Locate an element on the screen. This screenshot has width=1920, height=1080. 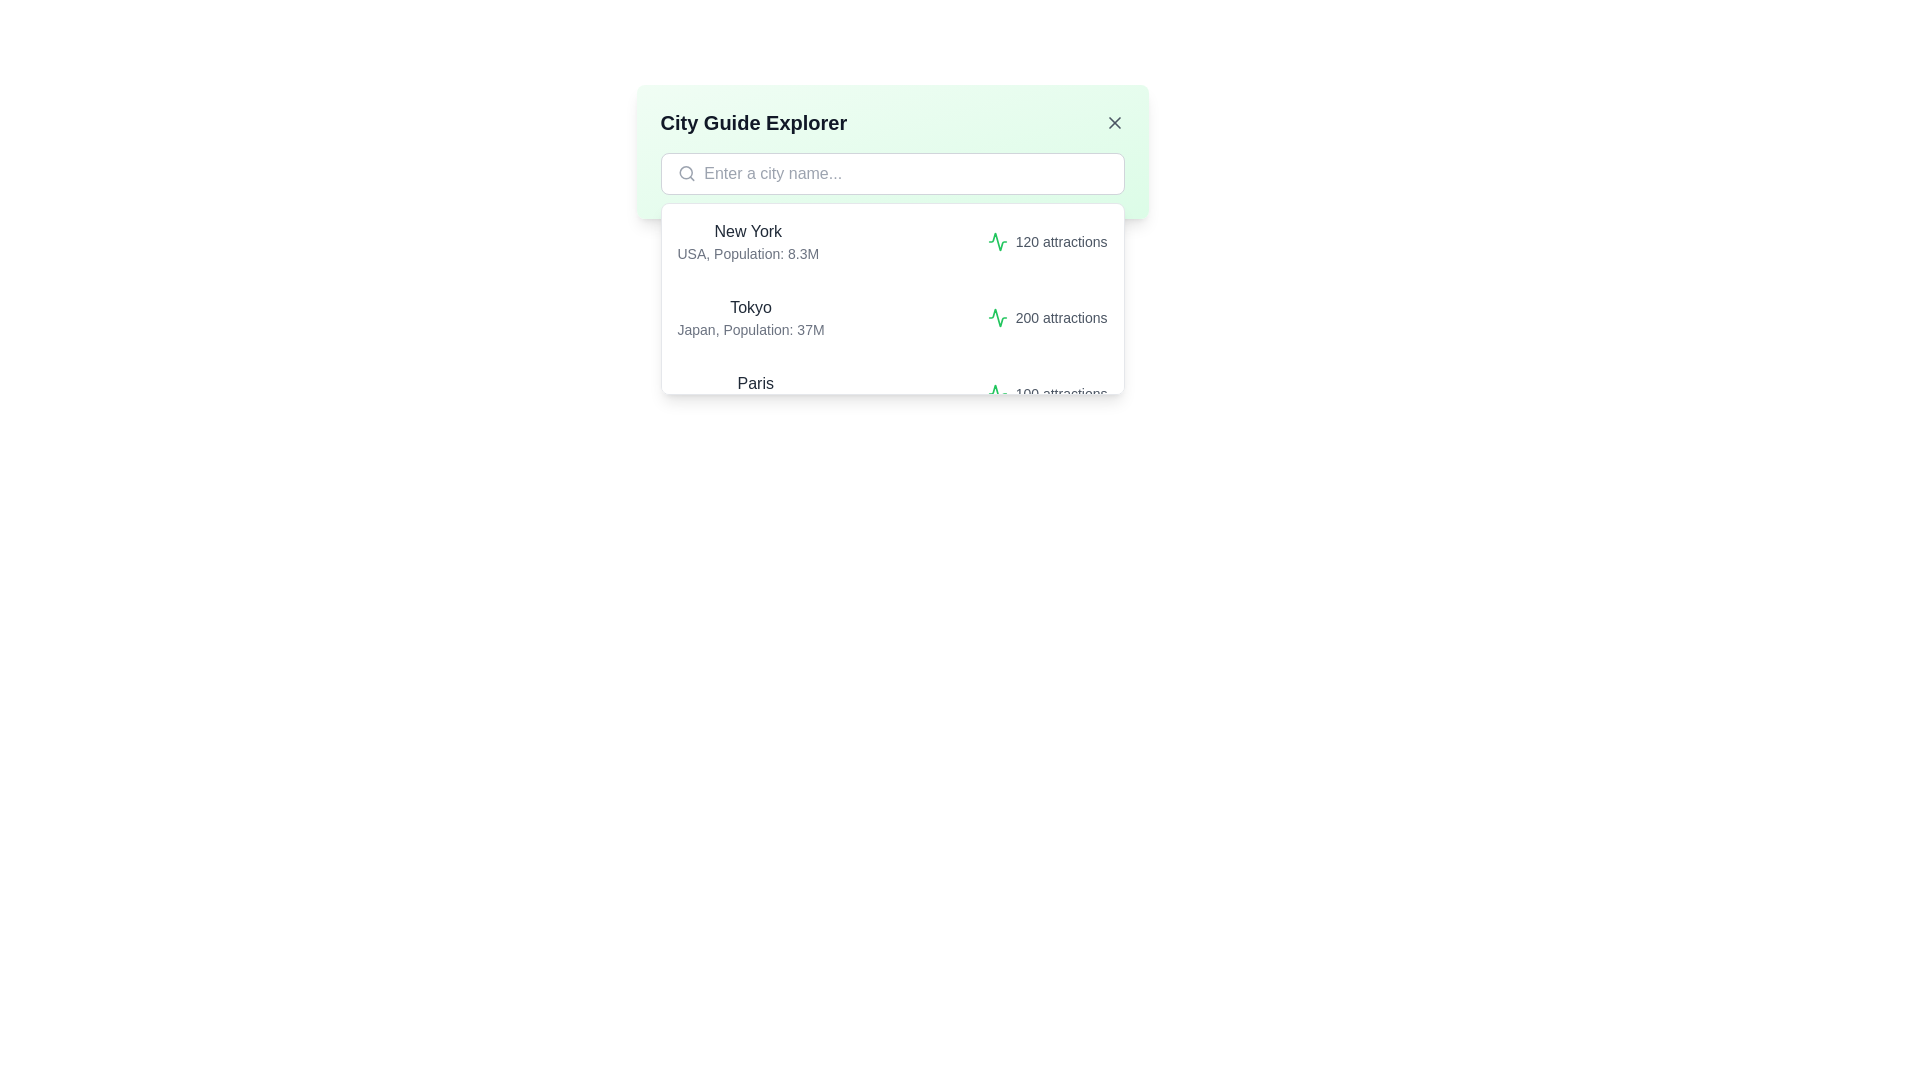
the green wave icon located next to the attractions text in the Tokyo row of the City Guide Explorer list is located at coordinates (997, 316).